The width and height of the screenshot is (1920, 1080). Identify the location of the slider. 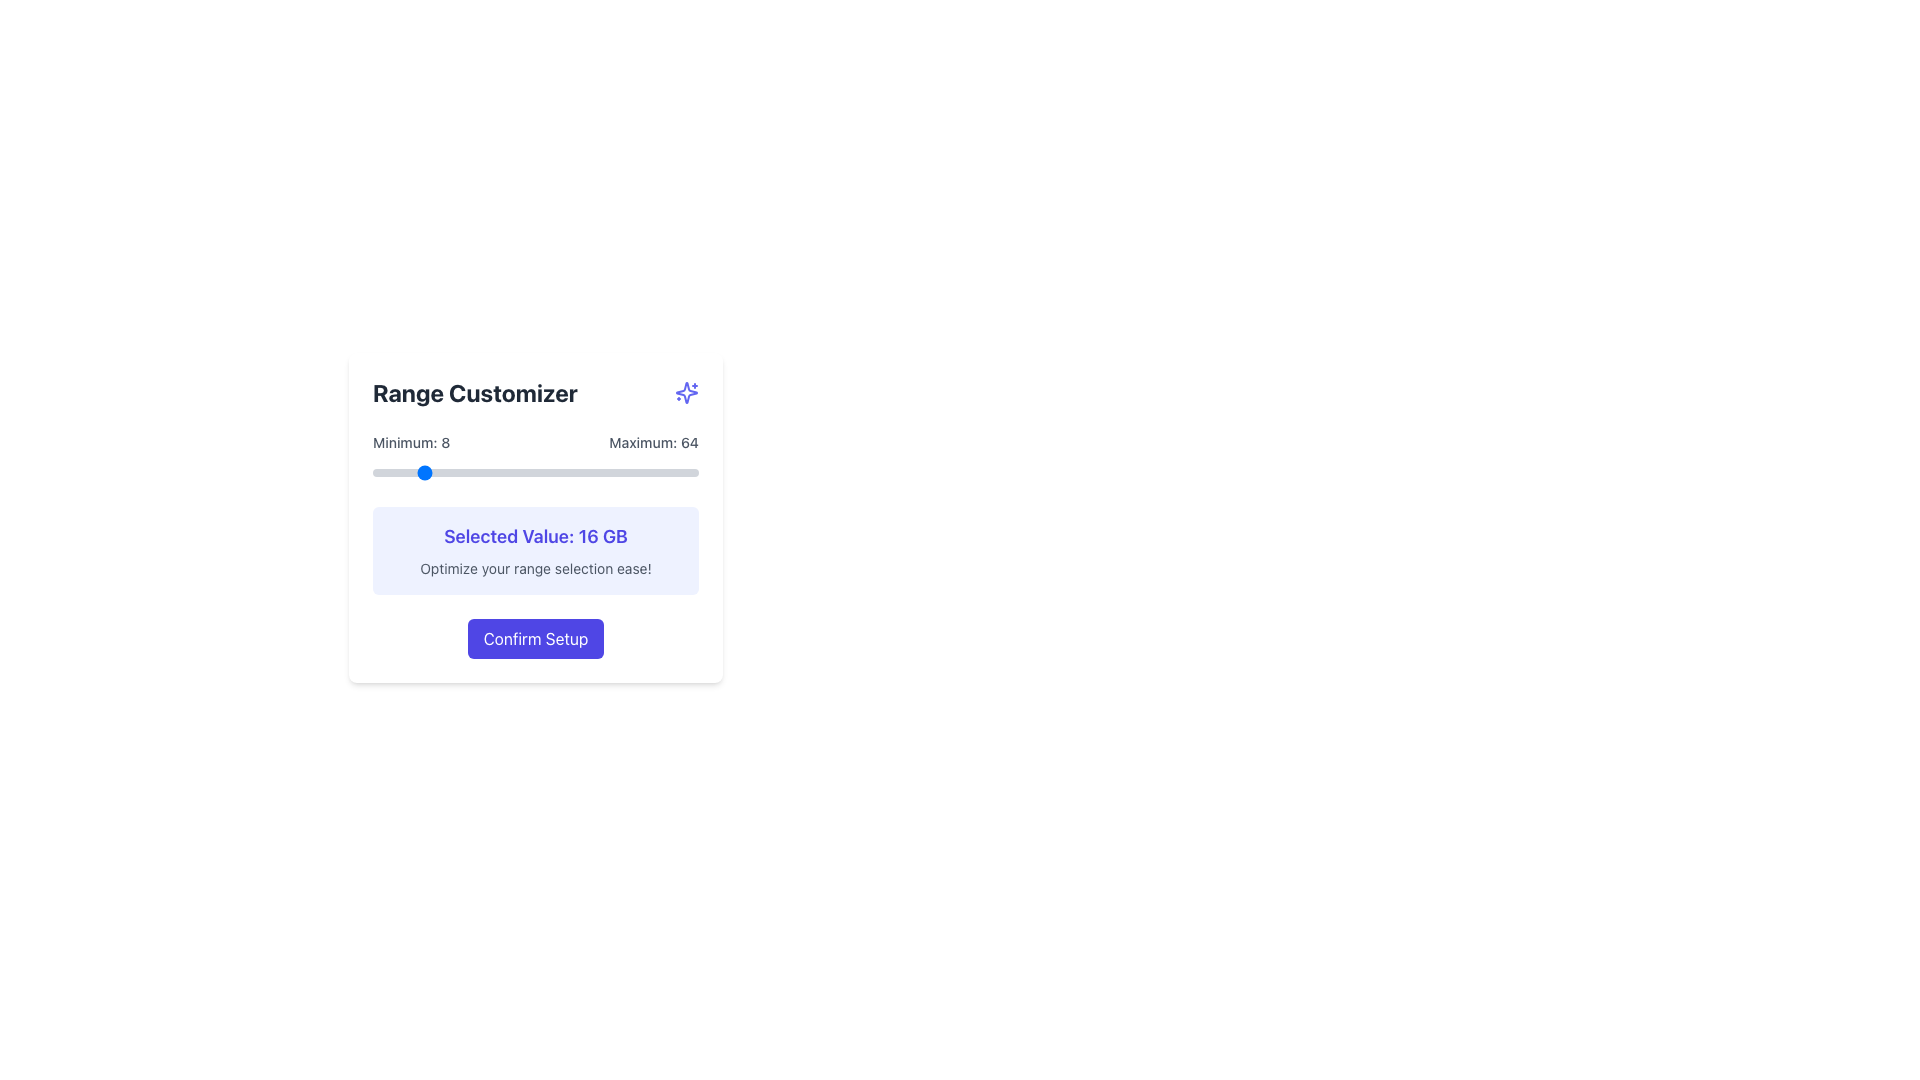
(610, 473).